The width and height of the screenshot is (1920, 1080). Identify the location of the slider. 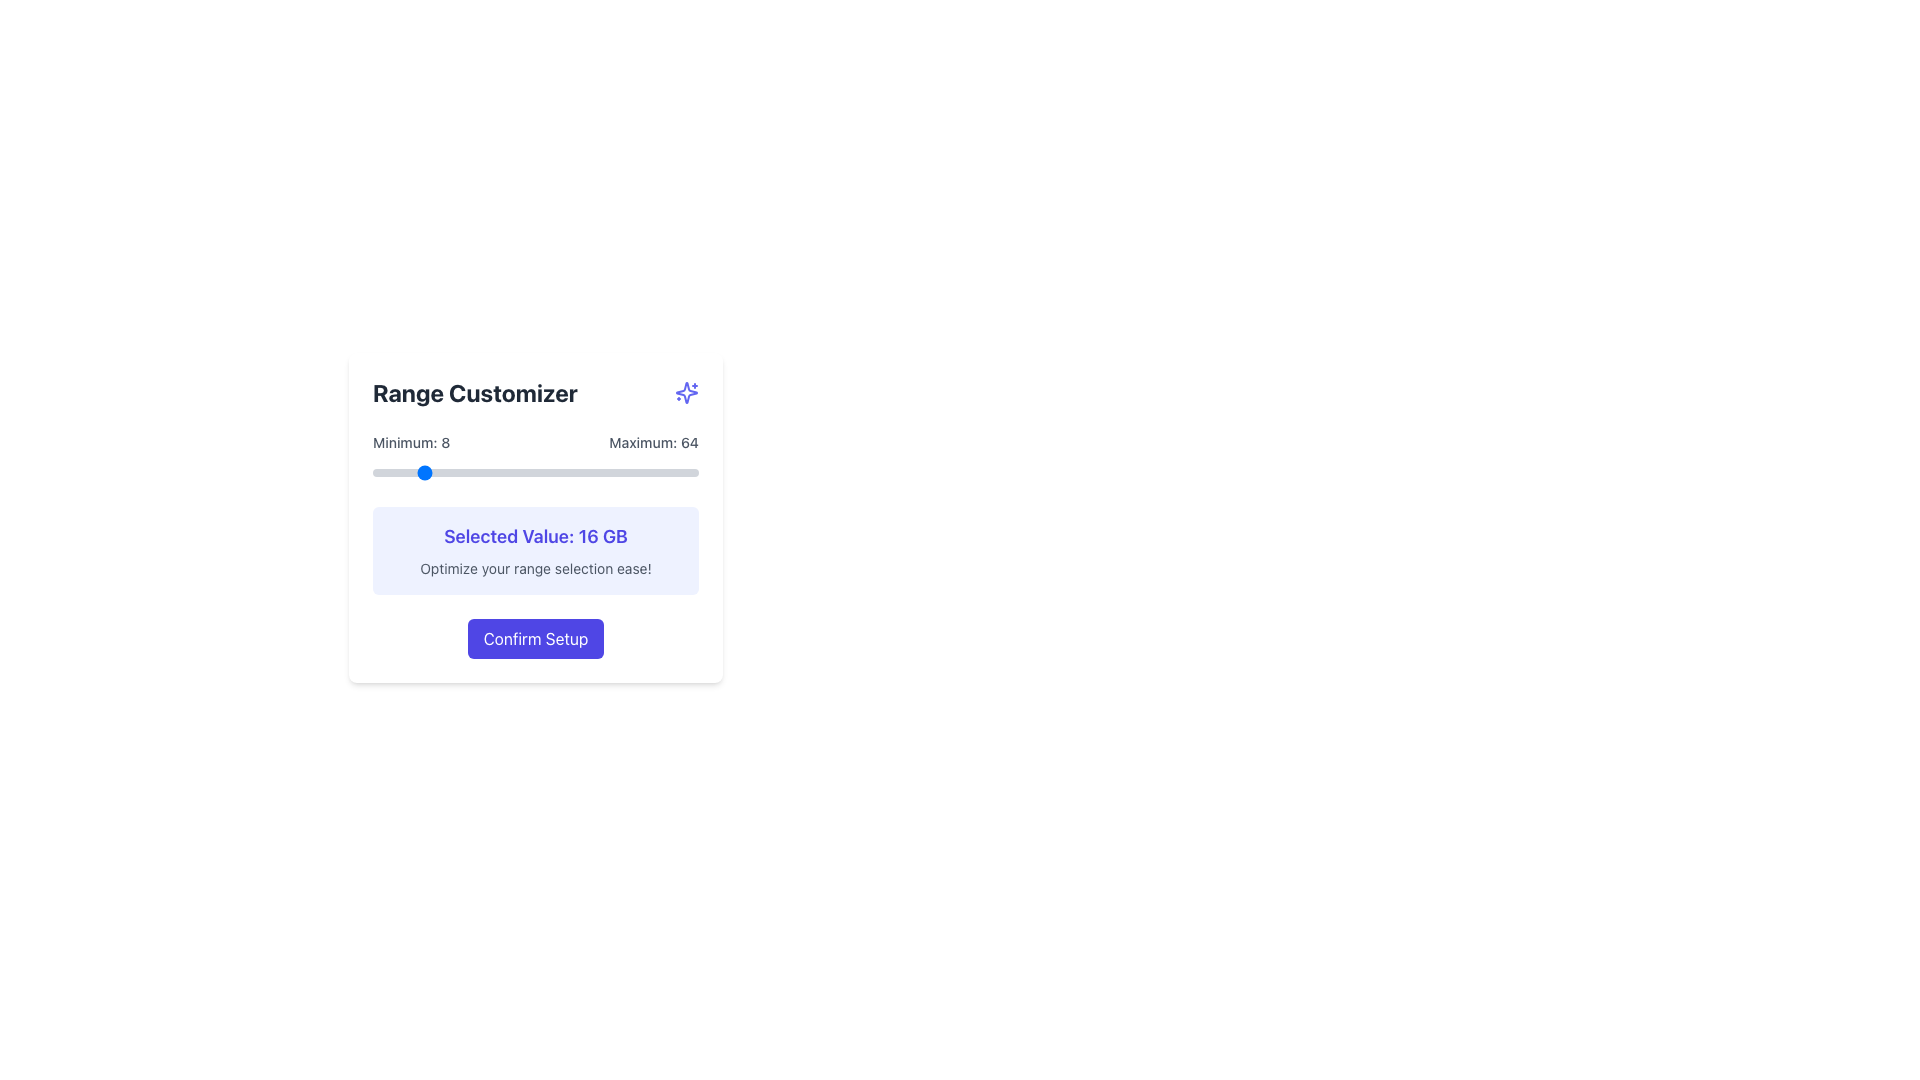
(610, 473).